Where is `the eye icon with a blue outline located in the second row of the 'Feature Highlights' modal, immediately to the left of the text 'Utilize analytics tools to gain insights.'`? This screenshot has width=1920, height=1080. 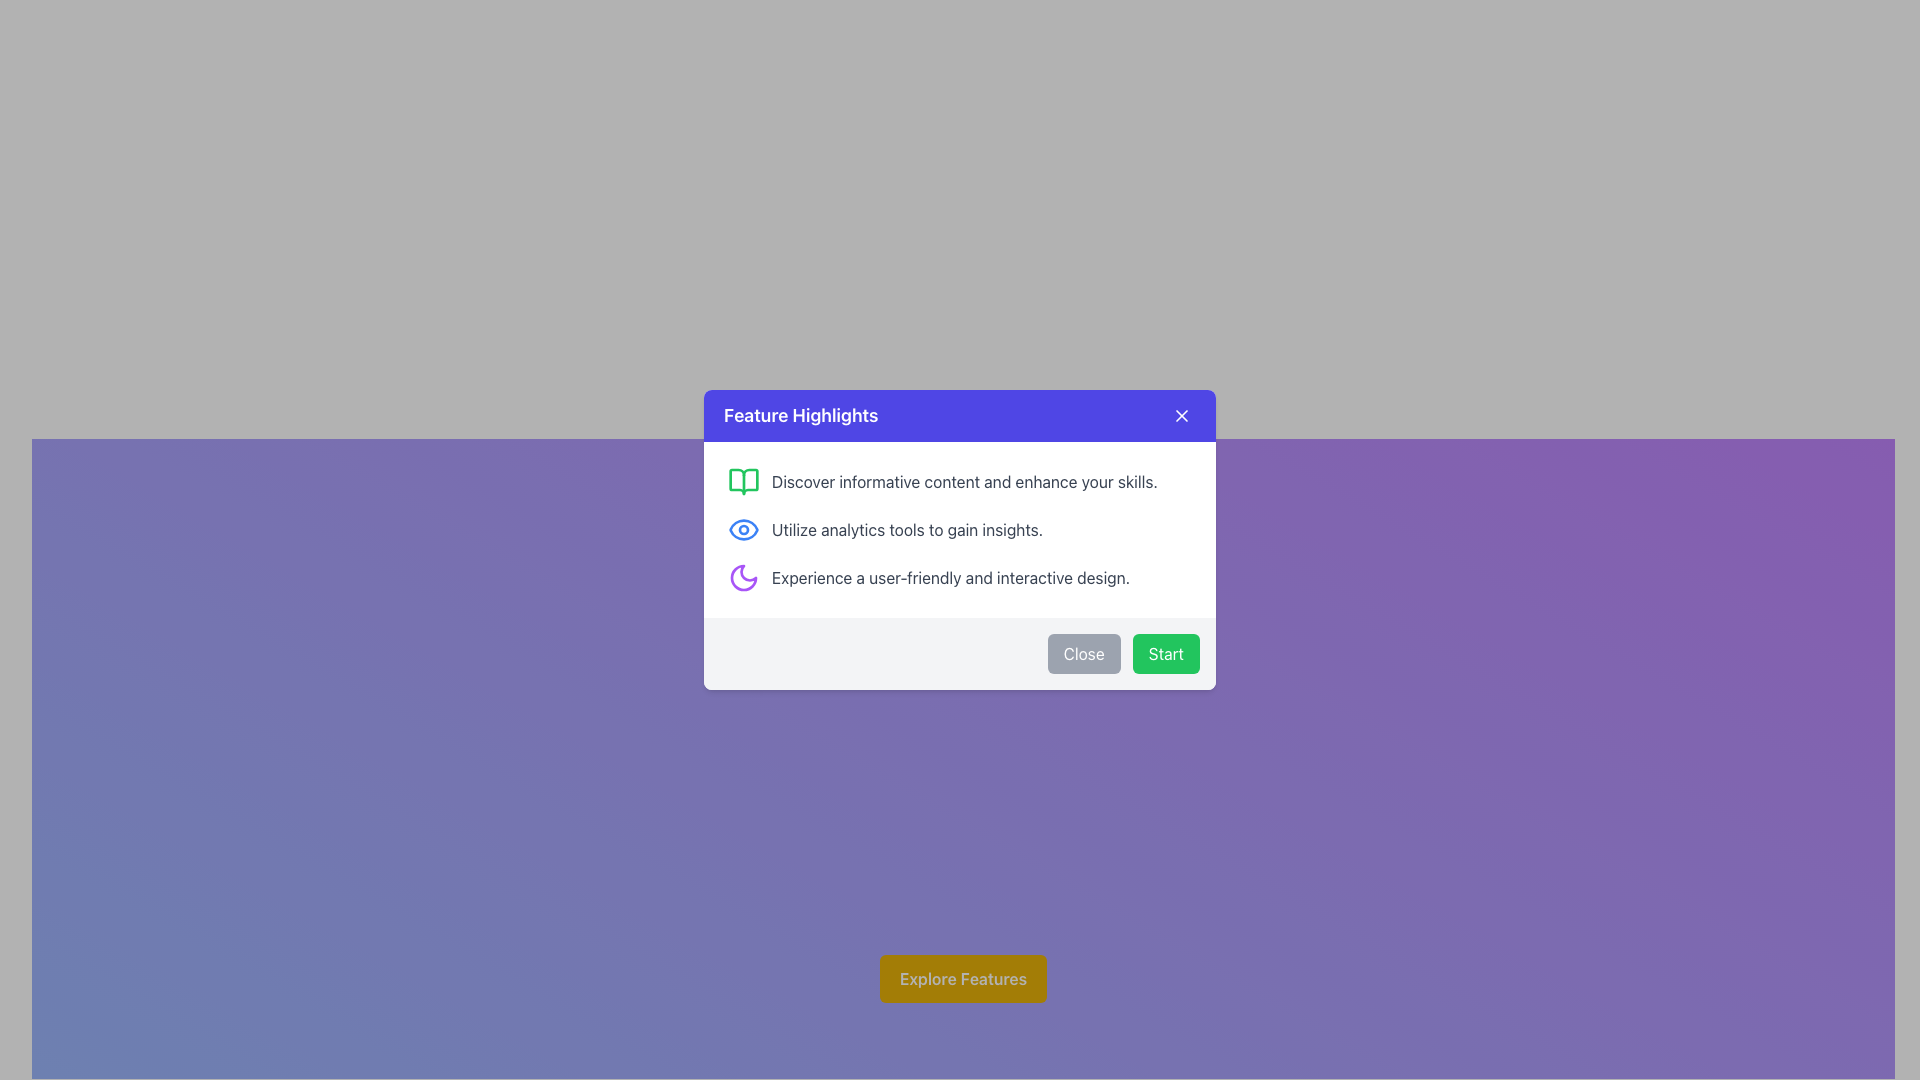 the eye icon with a blue outline located in the second row of the 'Feature Highlights' modal, immediately to the left of the text 'Utilize analytics tools to gain insights.' is located at coordinates (743, 528).